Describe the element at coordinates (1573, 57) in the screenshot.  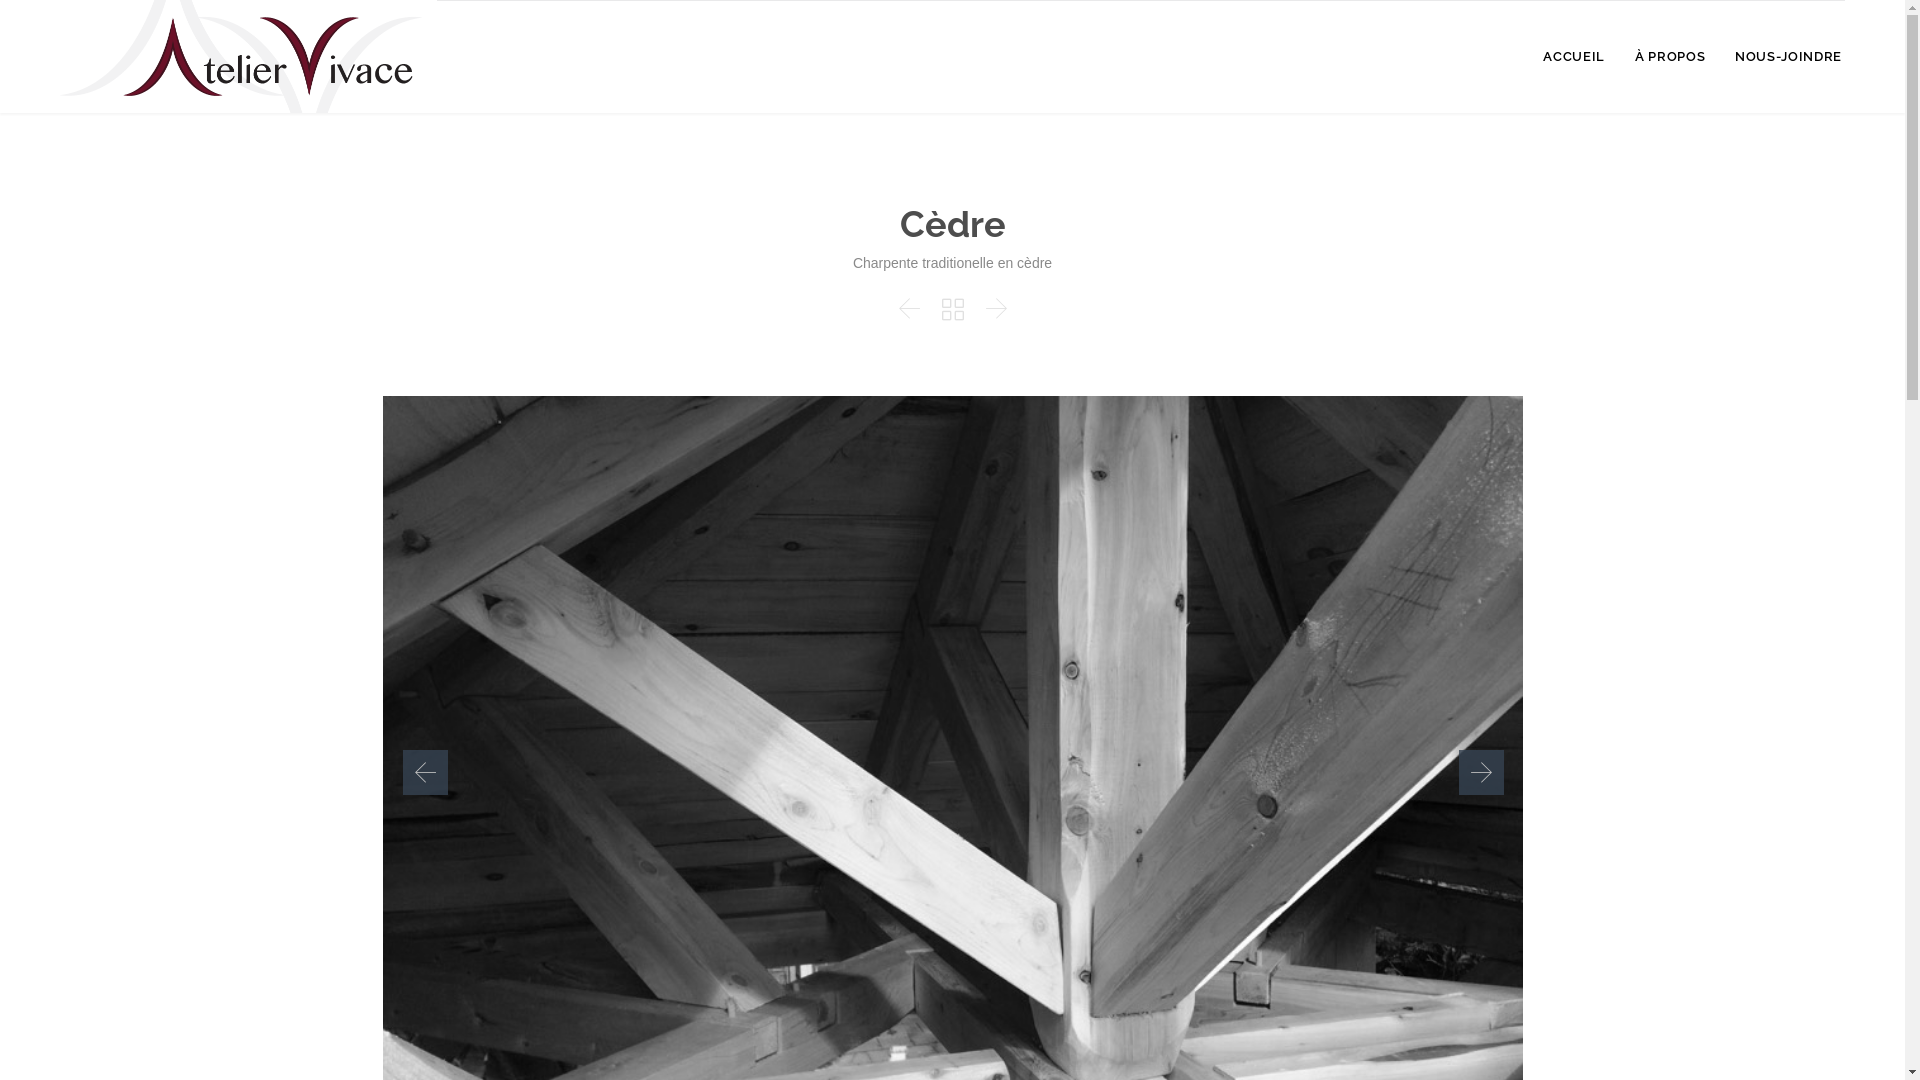
I see `'ACCUEIL'` at that location.